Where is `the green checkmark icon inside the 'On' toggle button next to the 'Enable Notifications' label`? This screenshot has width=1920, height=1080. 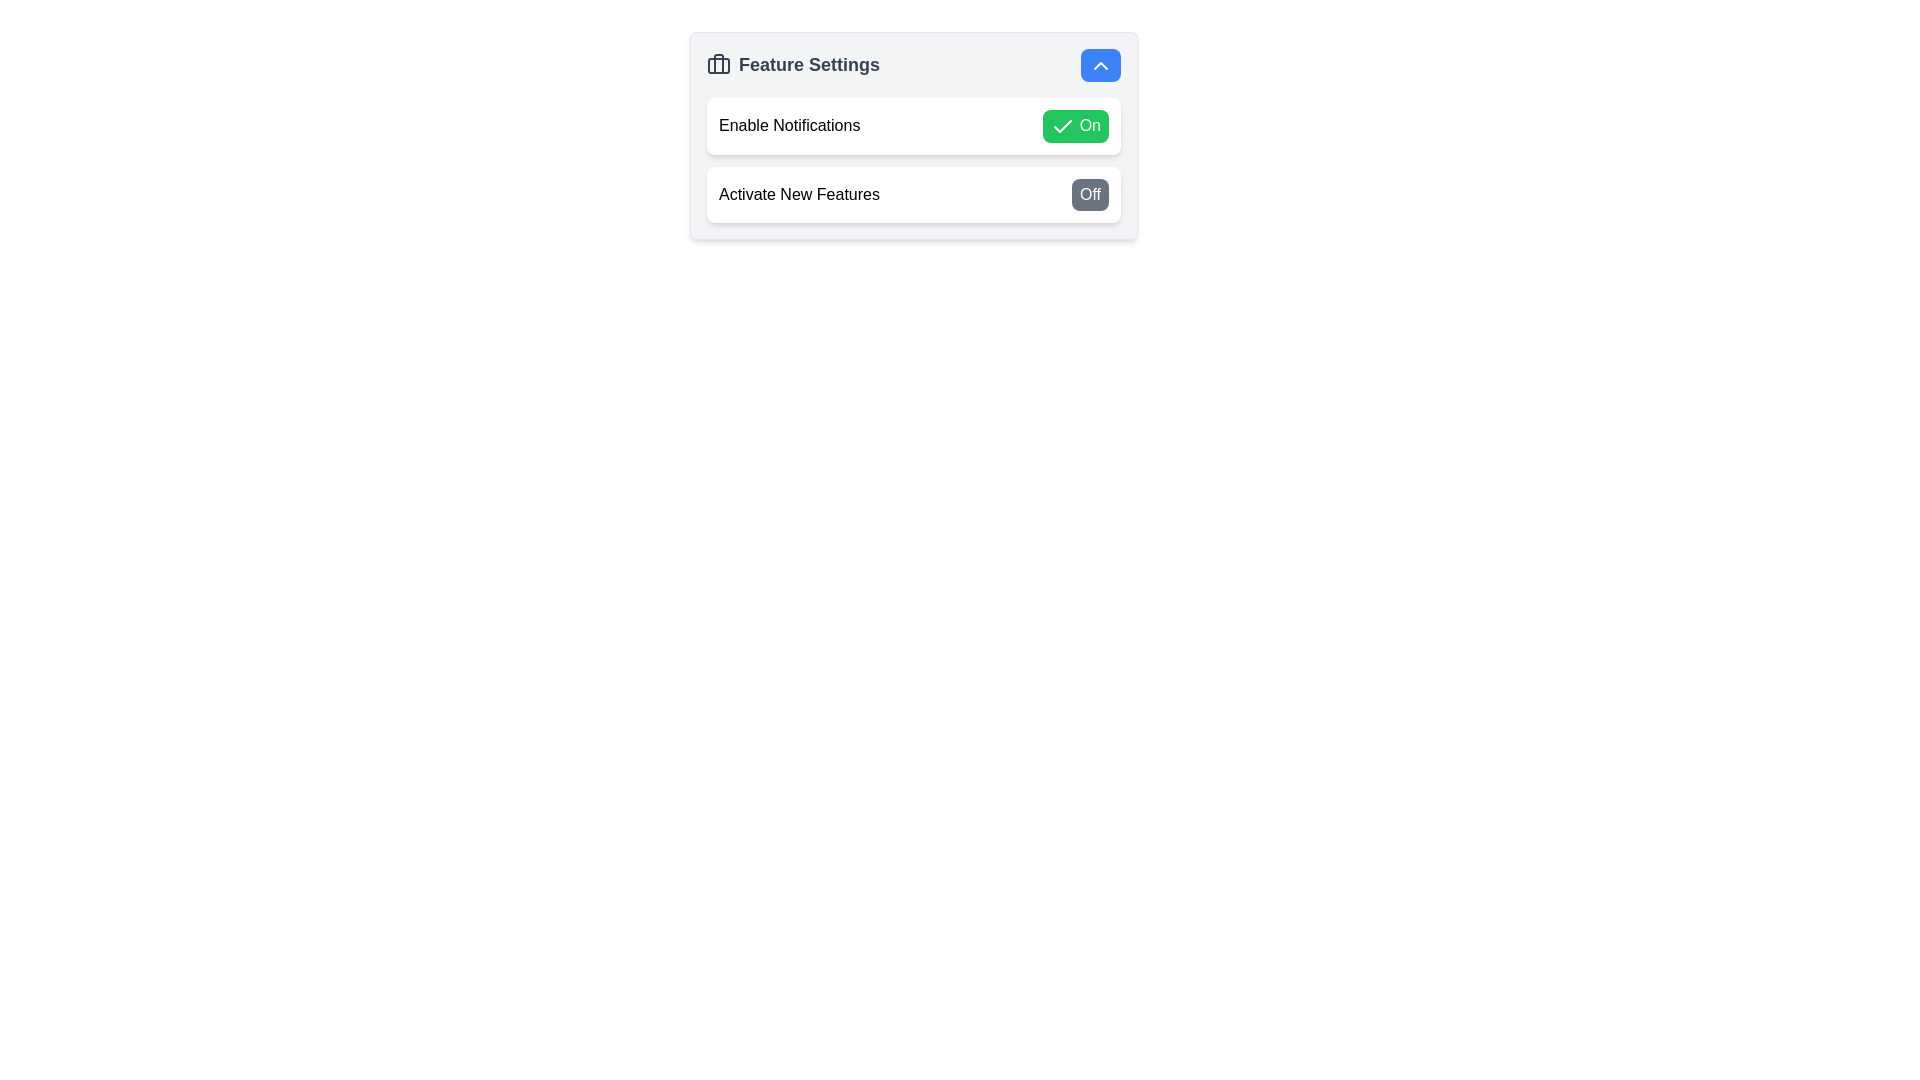
the green checkmark icon inside the 'On' toggle button next to the 'Enable Notifications' label is located at coordinates (1062, 126).